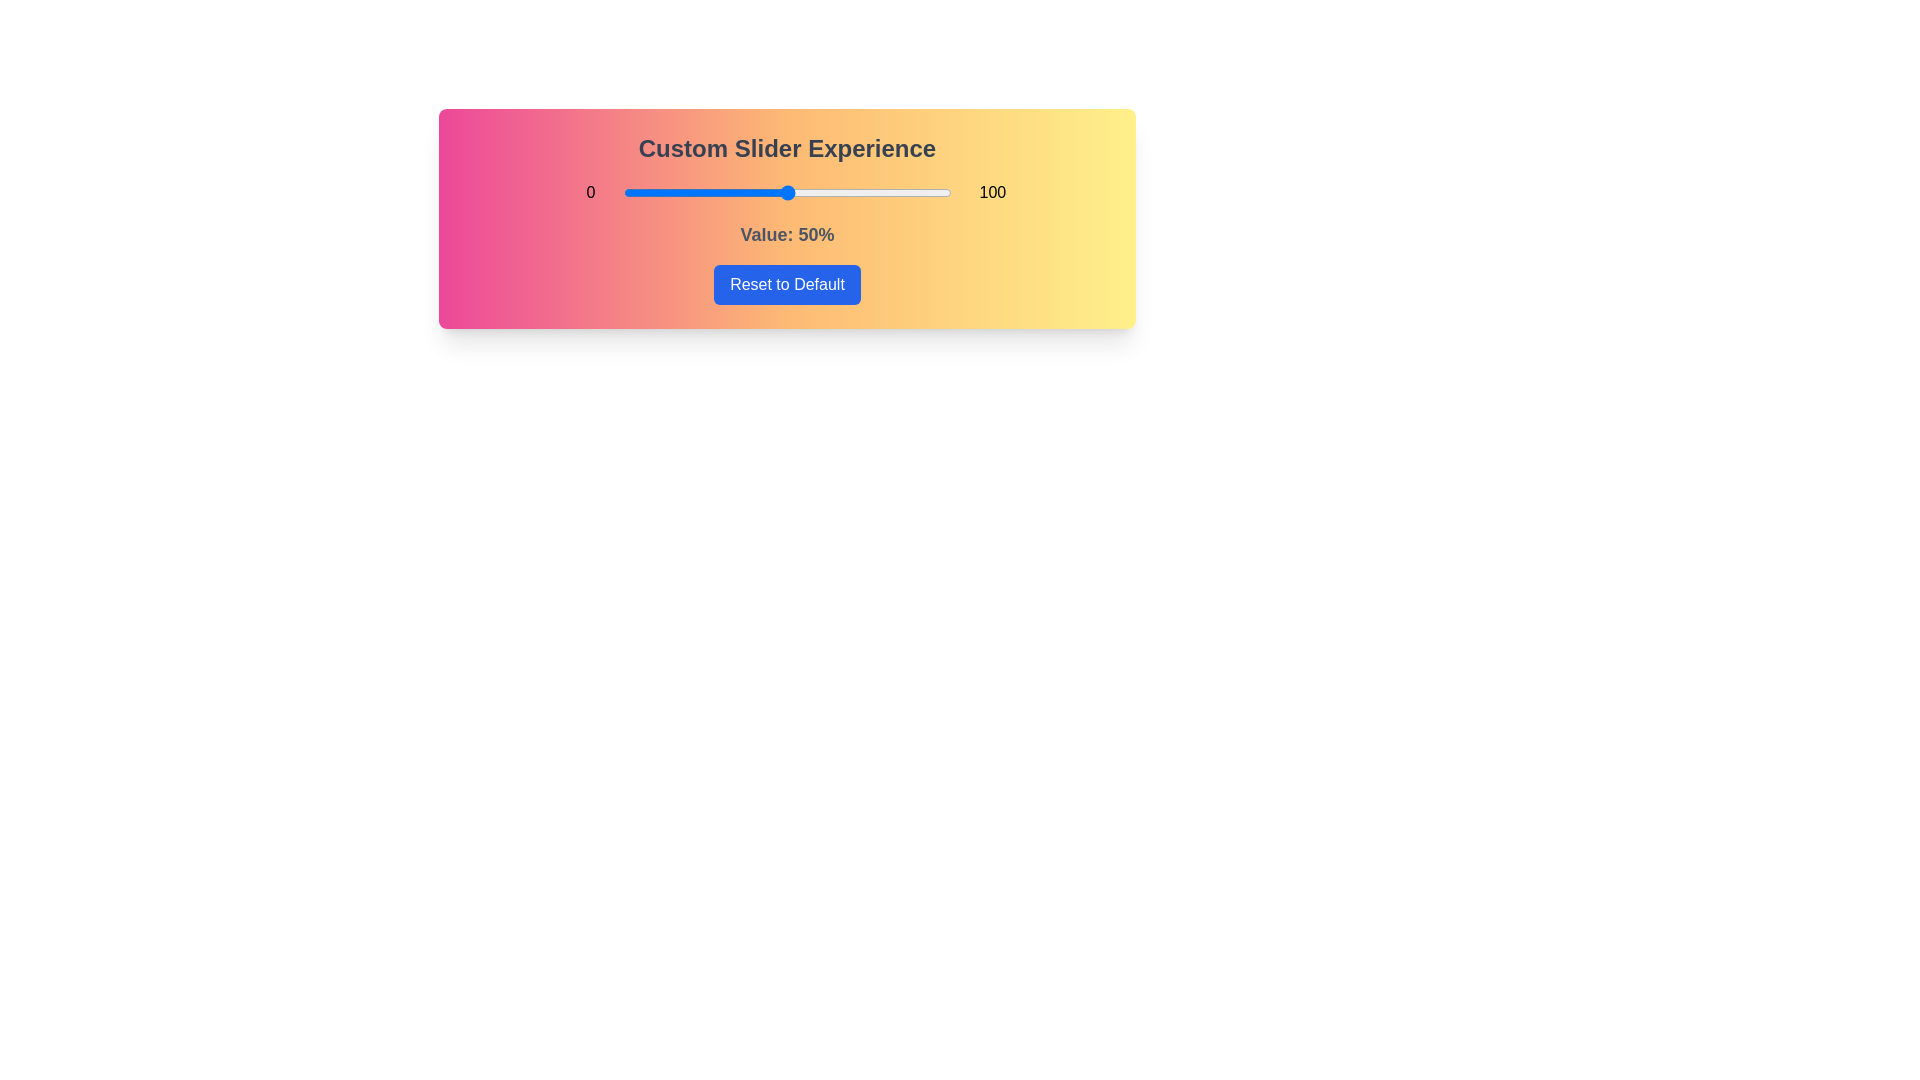  I want to click on the slider to set its value to 11%, so click(659, 192).